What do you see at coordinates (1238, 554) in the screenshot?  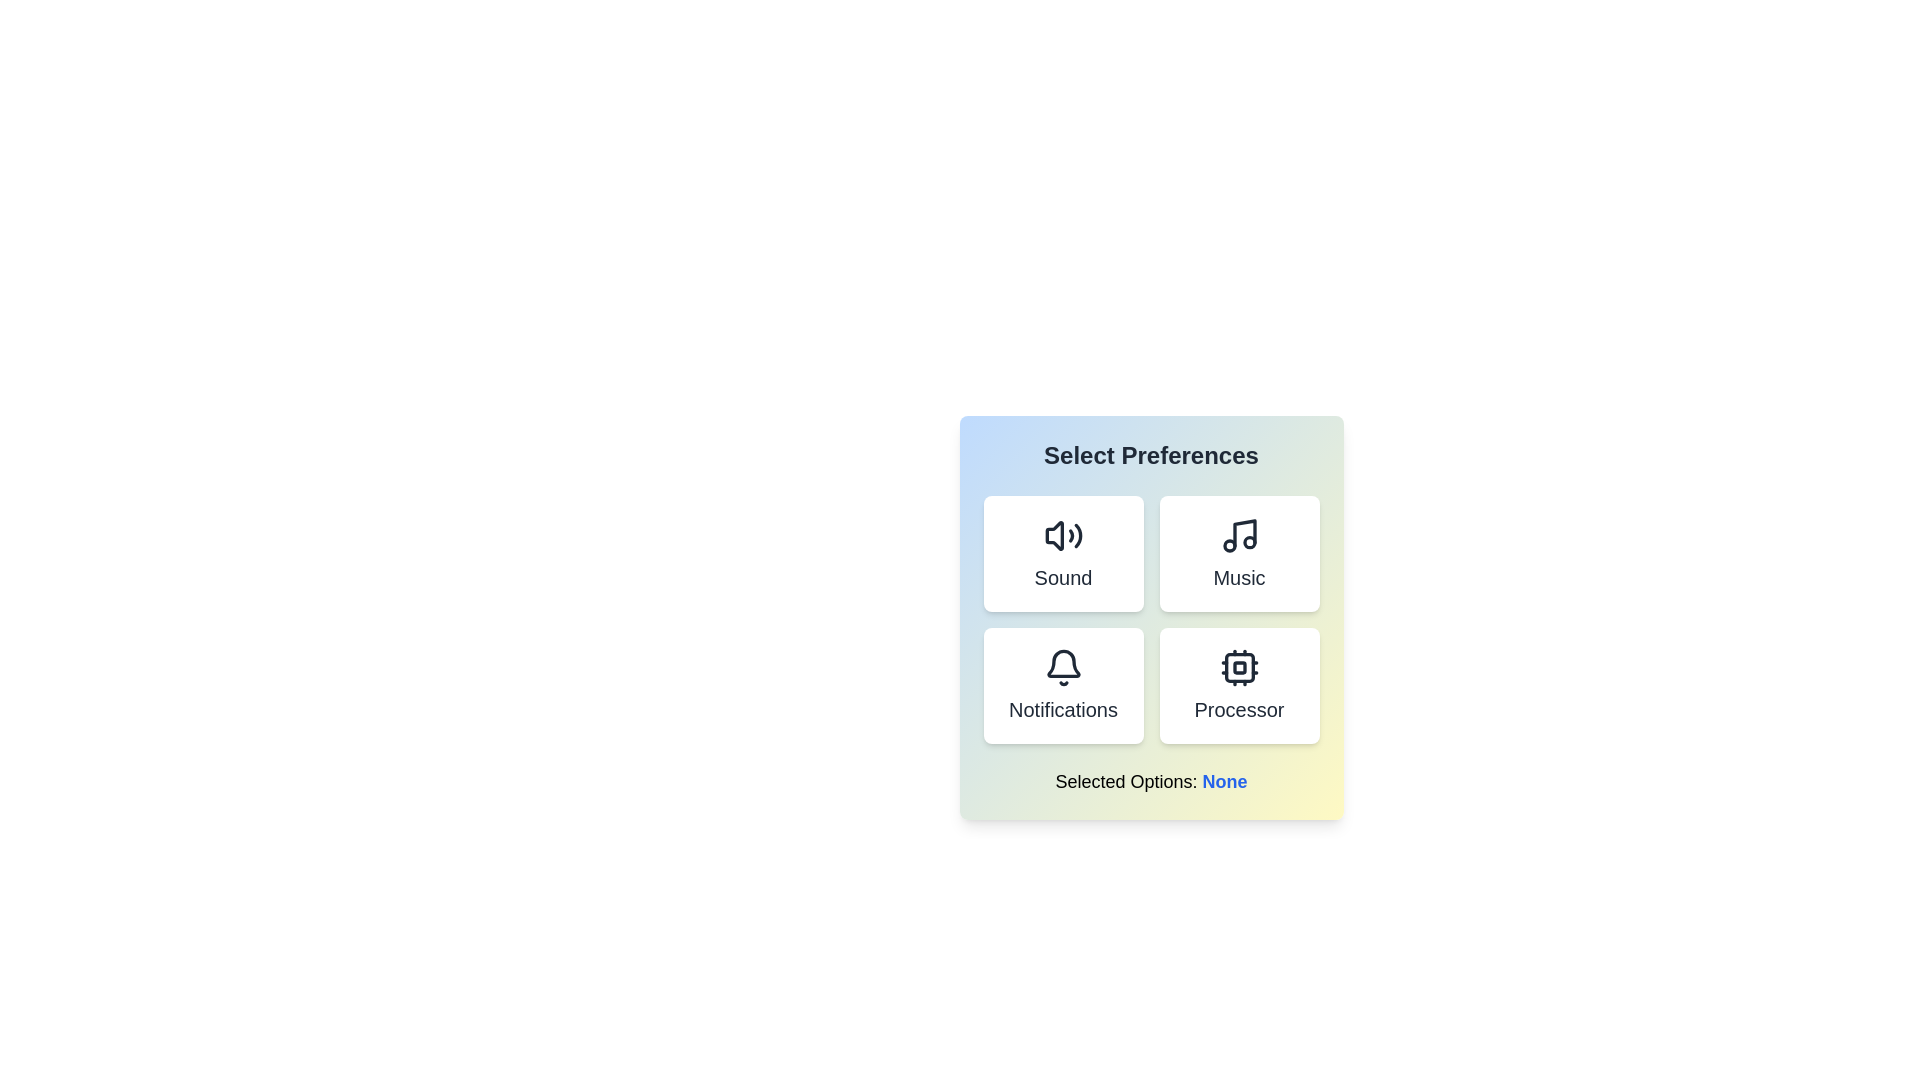 I see `the preference Music` at bounding box center [1238, 554].